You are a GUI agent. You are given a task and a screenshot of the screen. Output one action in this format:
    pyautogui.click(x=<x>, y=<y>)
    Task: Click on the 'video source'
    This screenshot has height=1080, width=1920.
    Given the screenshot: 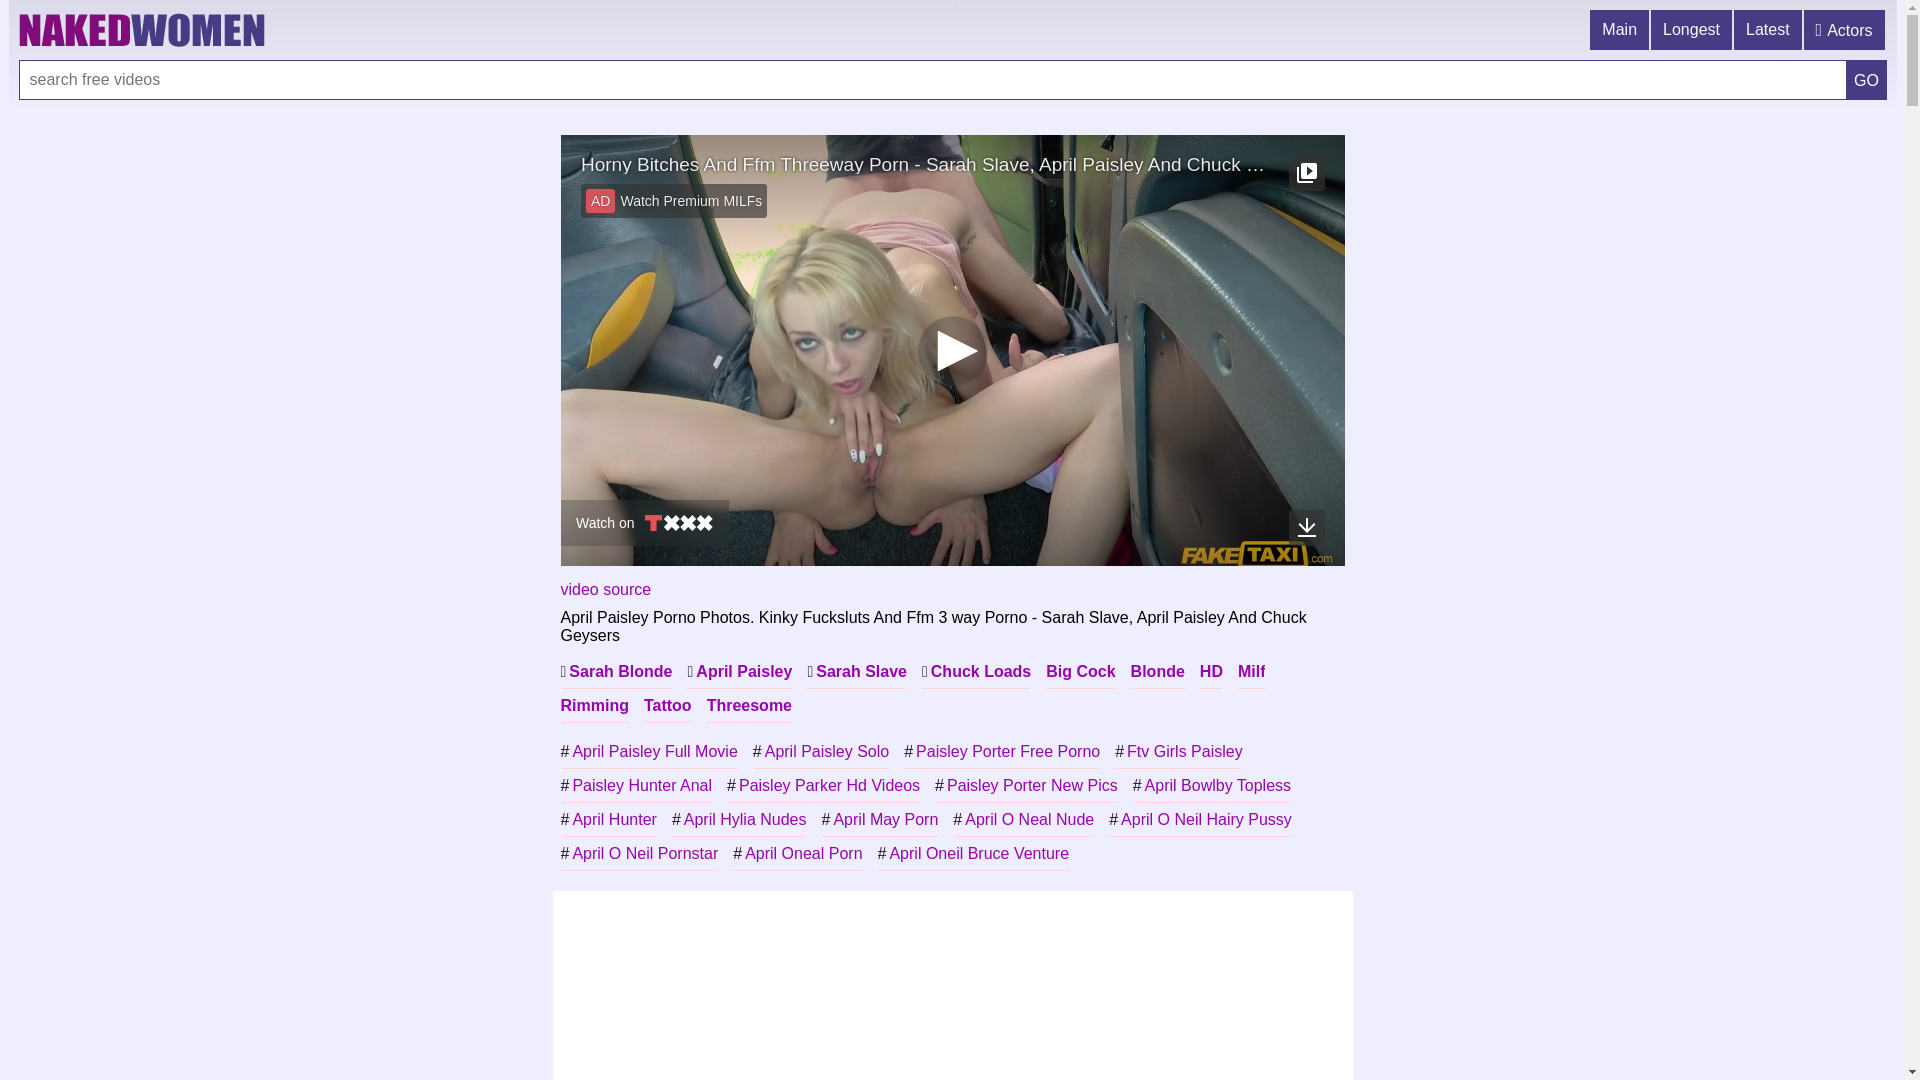 What is the action you would take?
    pyautogui.click(x=560, y=588)
    